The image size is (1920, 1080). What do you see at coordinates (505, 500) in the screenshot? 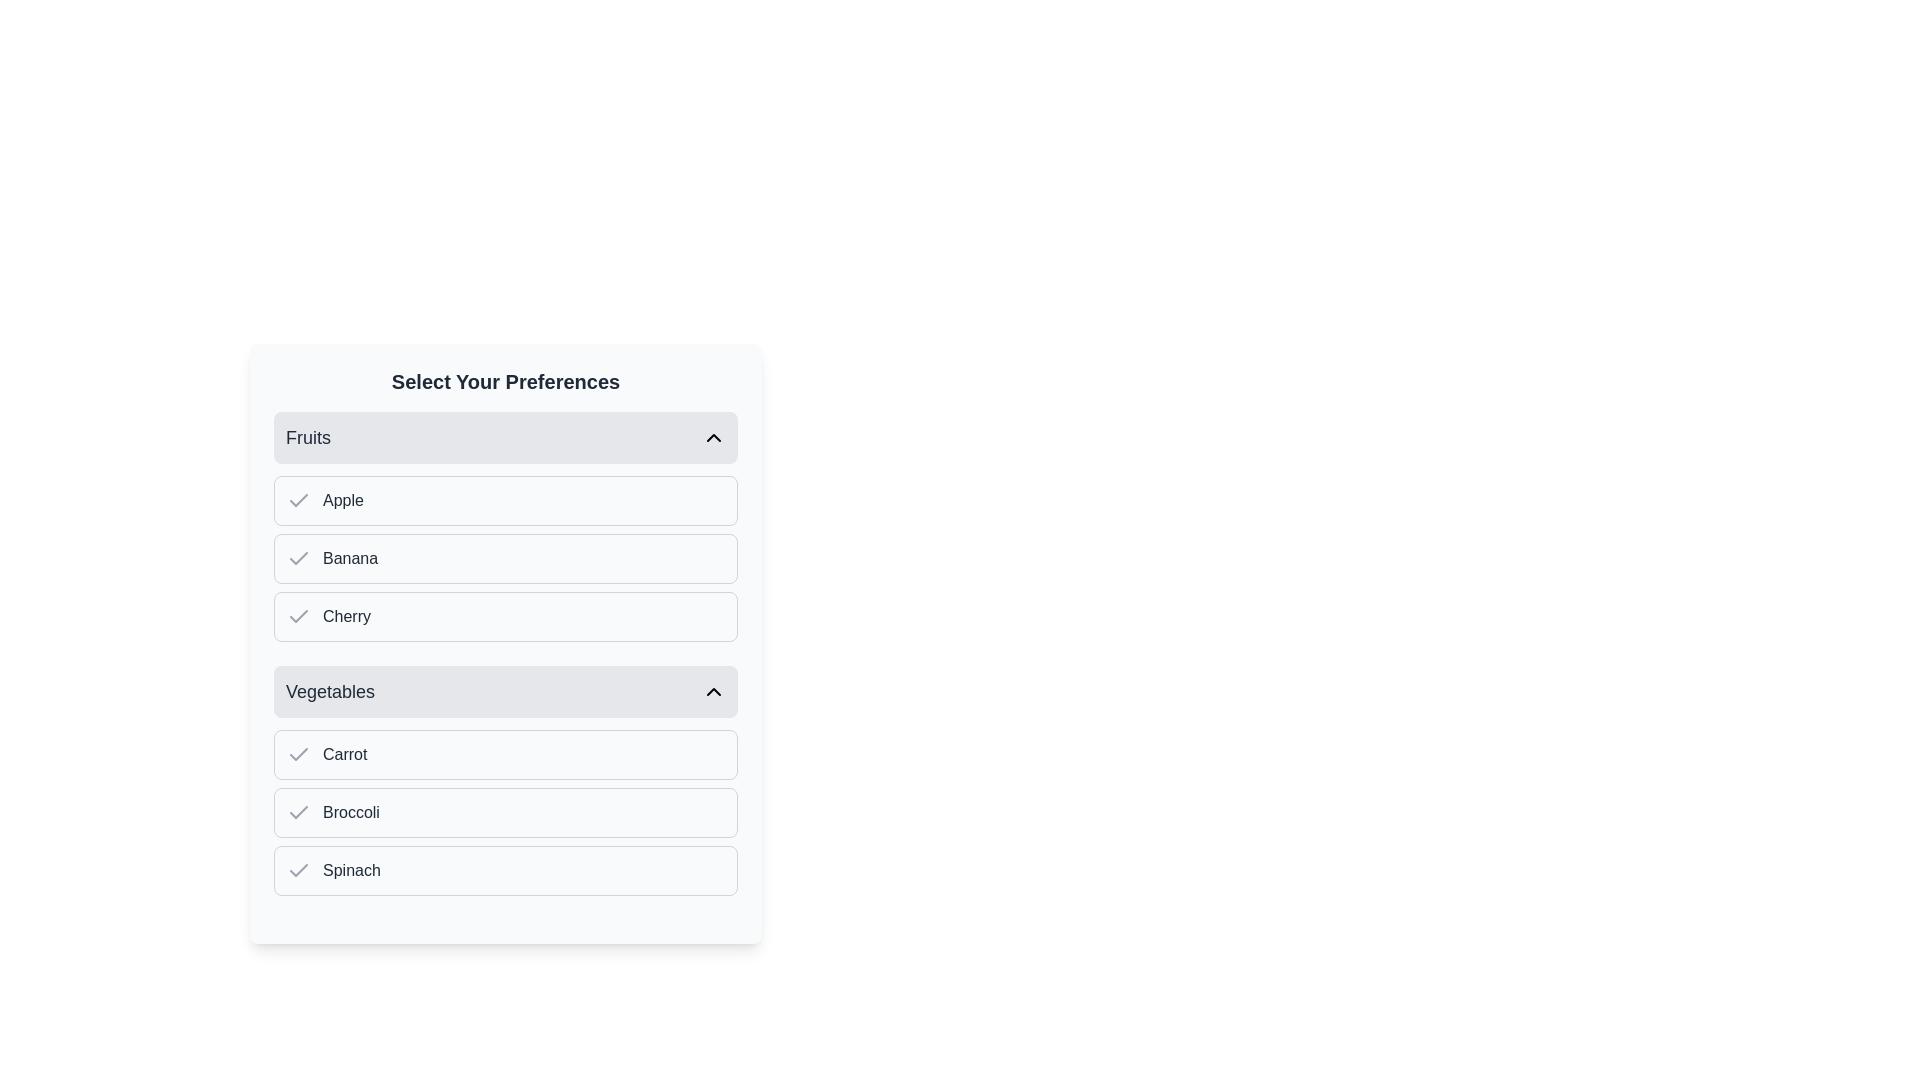
I see `the selectable list item for 'Apple' within the 'Fruits' category` at bounding box center [505, 500].